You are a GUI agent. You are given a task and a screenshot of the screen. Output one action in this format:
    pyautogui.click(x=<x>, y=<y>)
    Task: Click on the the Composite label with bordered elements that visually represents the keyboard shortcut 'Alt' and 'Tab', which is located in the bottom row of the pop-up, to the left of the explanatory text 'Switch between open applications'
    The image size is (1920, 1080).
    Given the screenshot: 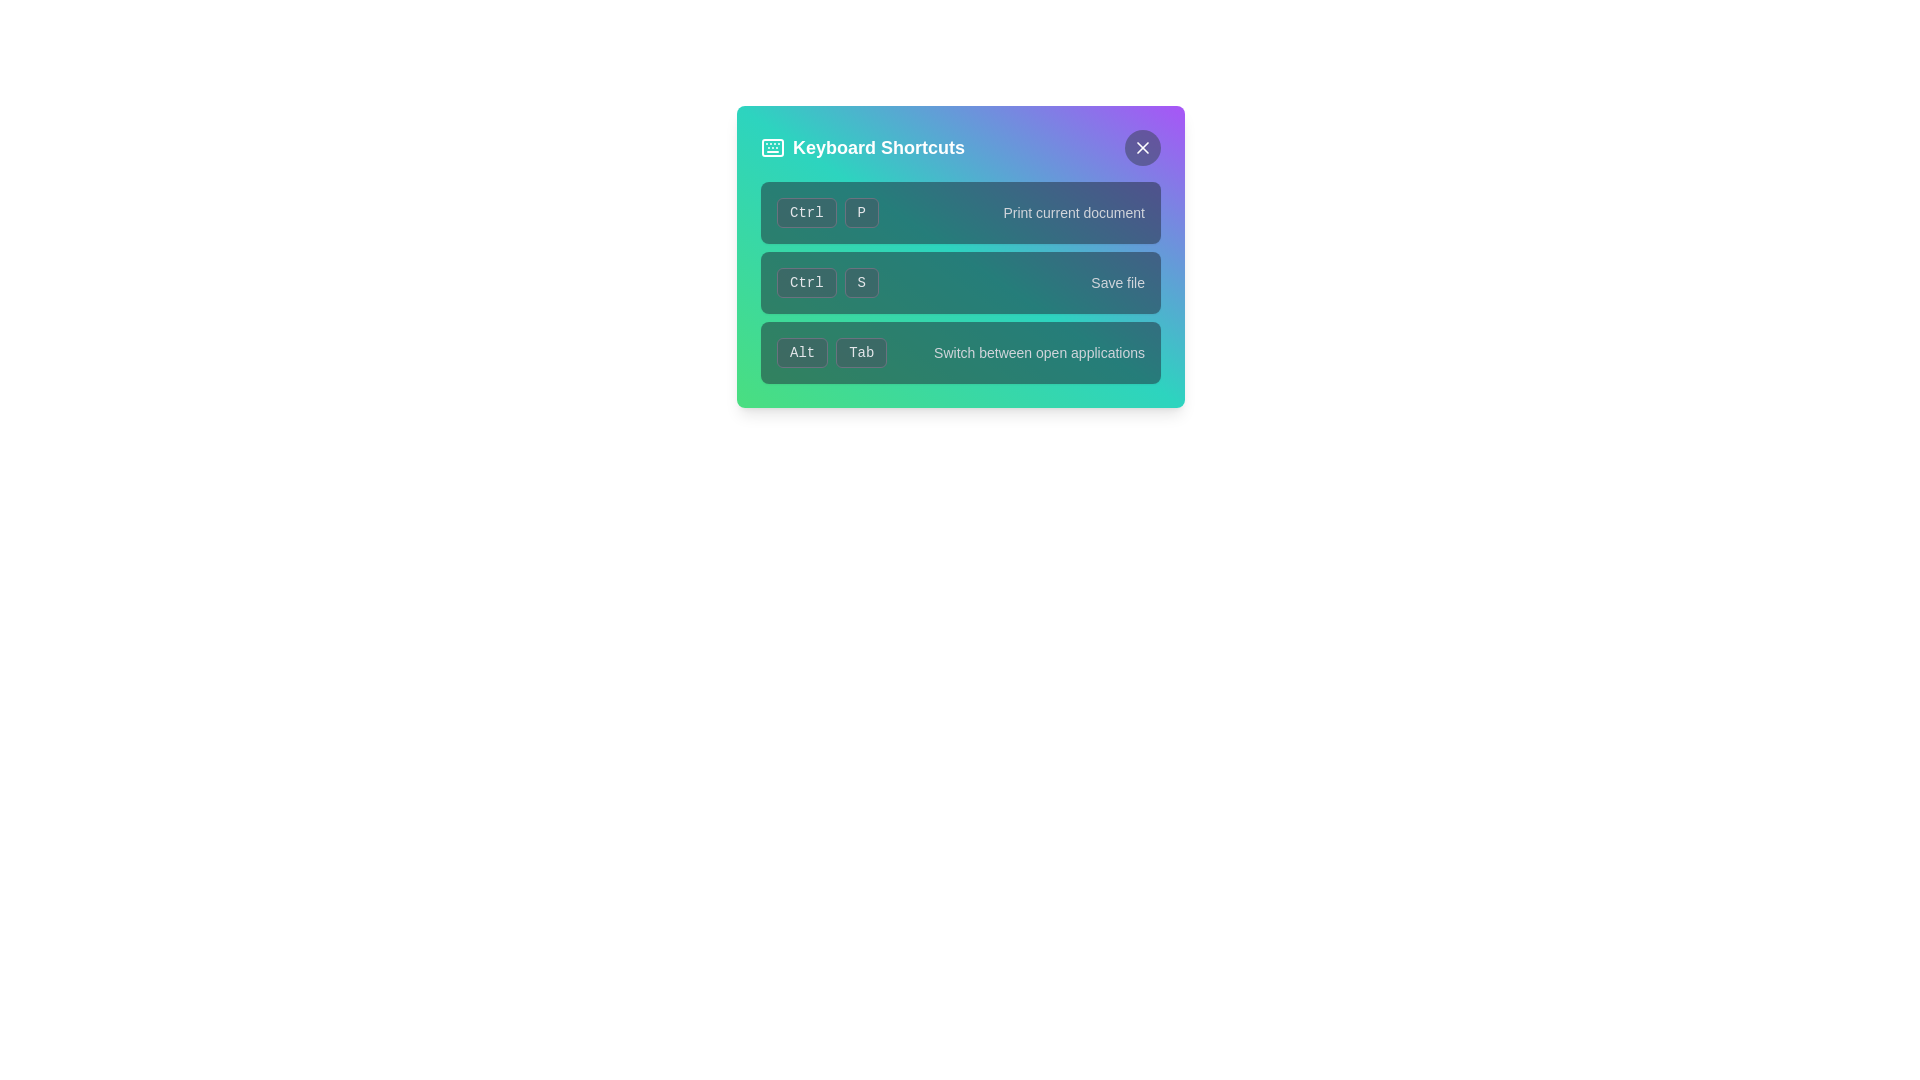 What is the action you would take?
    pyautogui.click(x=832, y=352)
    